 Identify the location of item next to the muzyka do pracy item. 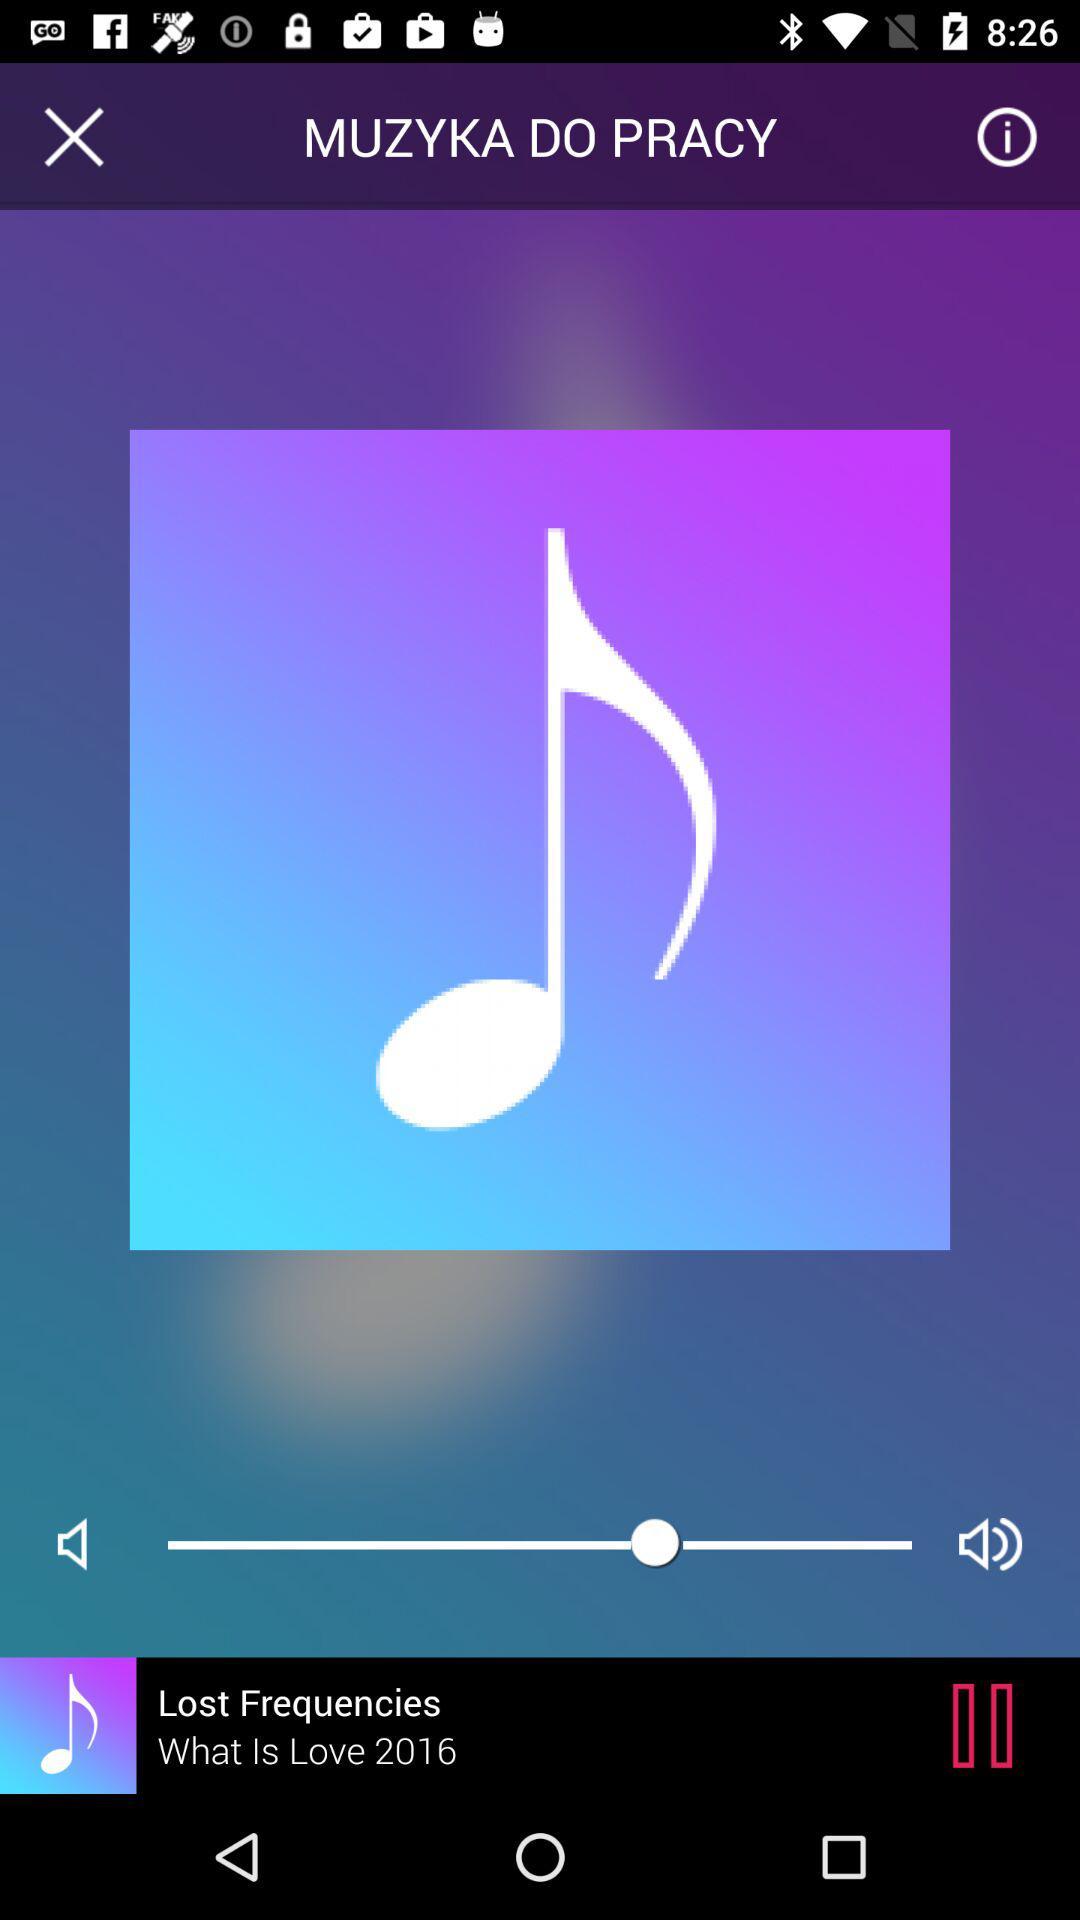
(72, 135).